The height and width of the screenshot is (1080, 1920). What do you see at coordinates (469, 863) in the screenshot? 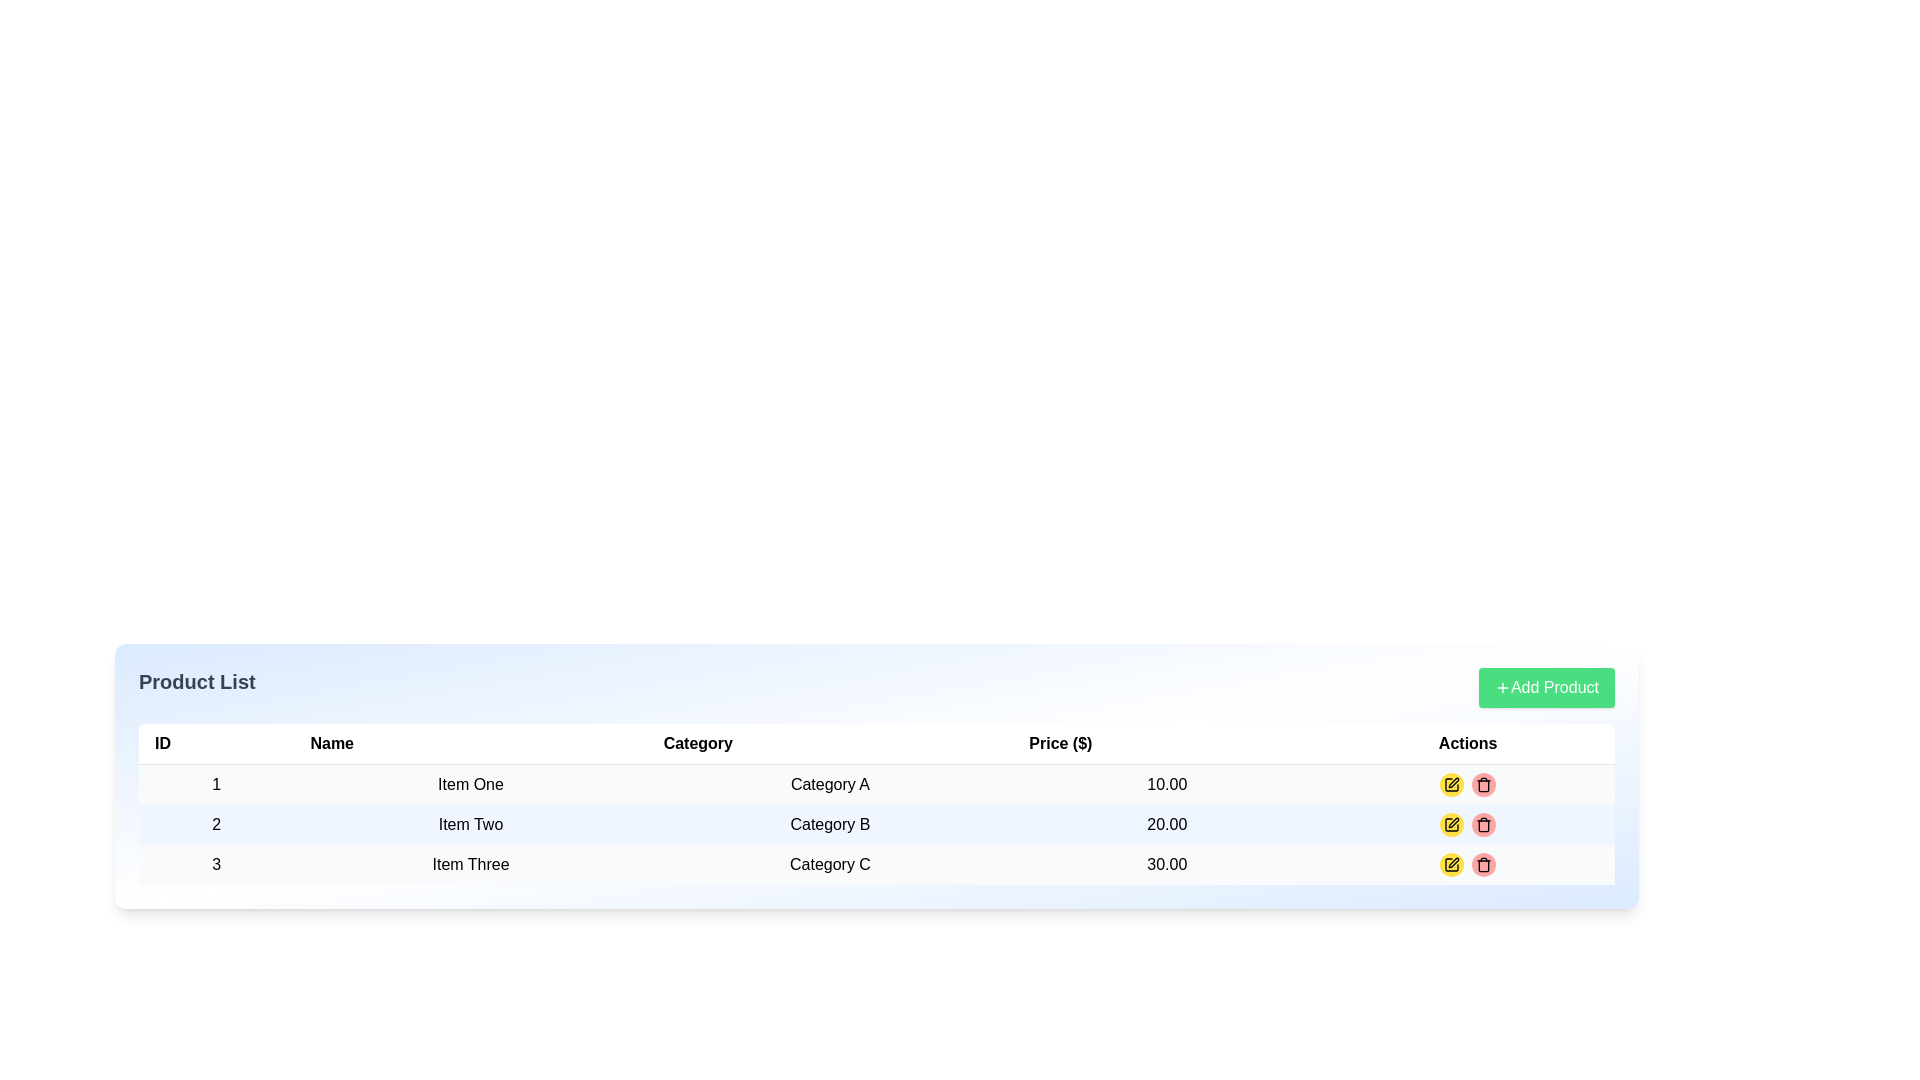
I see `the text label displaying the name of the third product in the table, which is centrally located between 'Category C' and '3'` at bounding box center [469, 863].